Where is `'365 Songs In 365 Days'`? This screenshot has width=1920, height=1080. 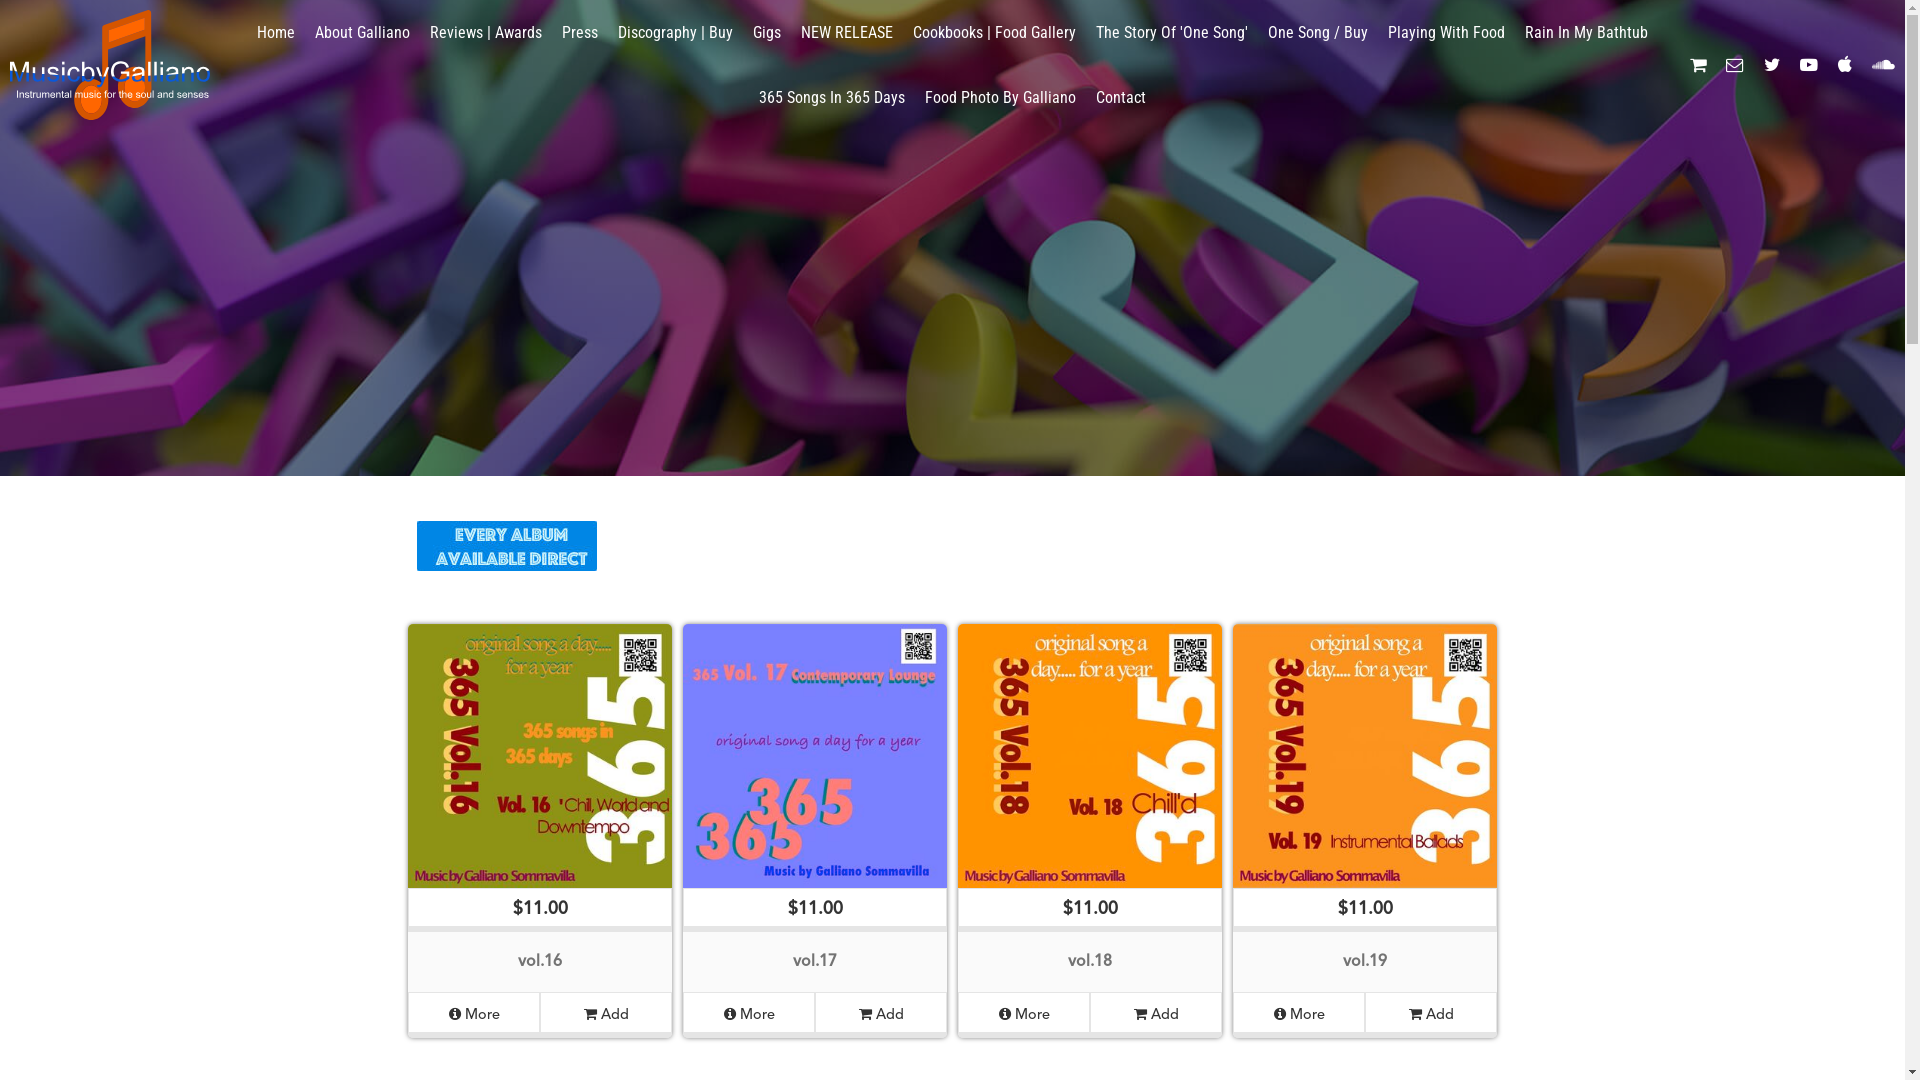
'365 Songs In 365 Days' is located at coordinates (831, 97).